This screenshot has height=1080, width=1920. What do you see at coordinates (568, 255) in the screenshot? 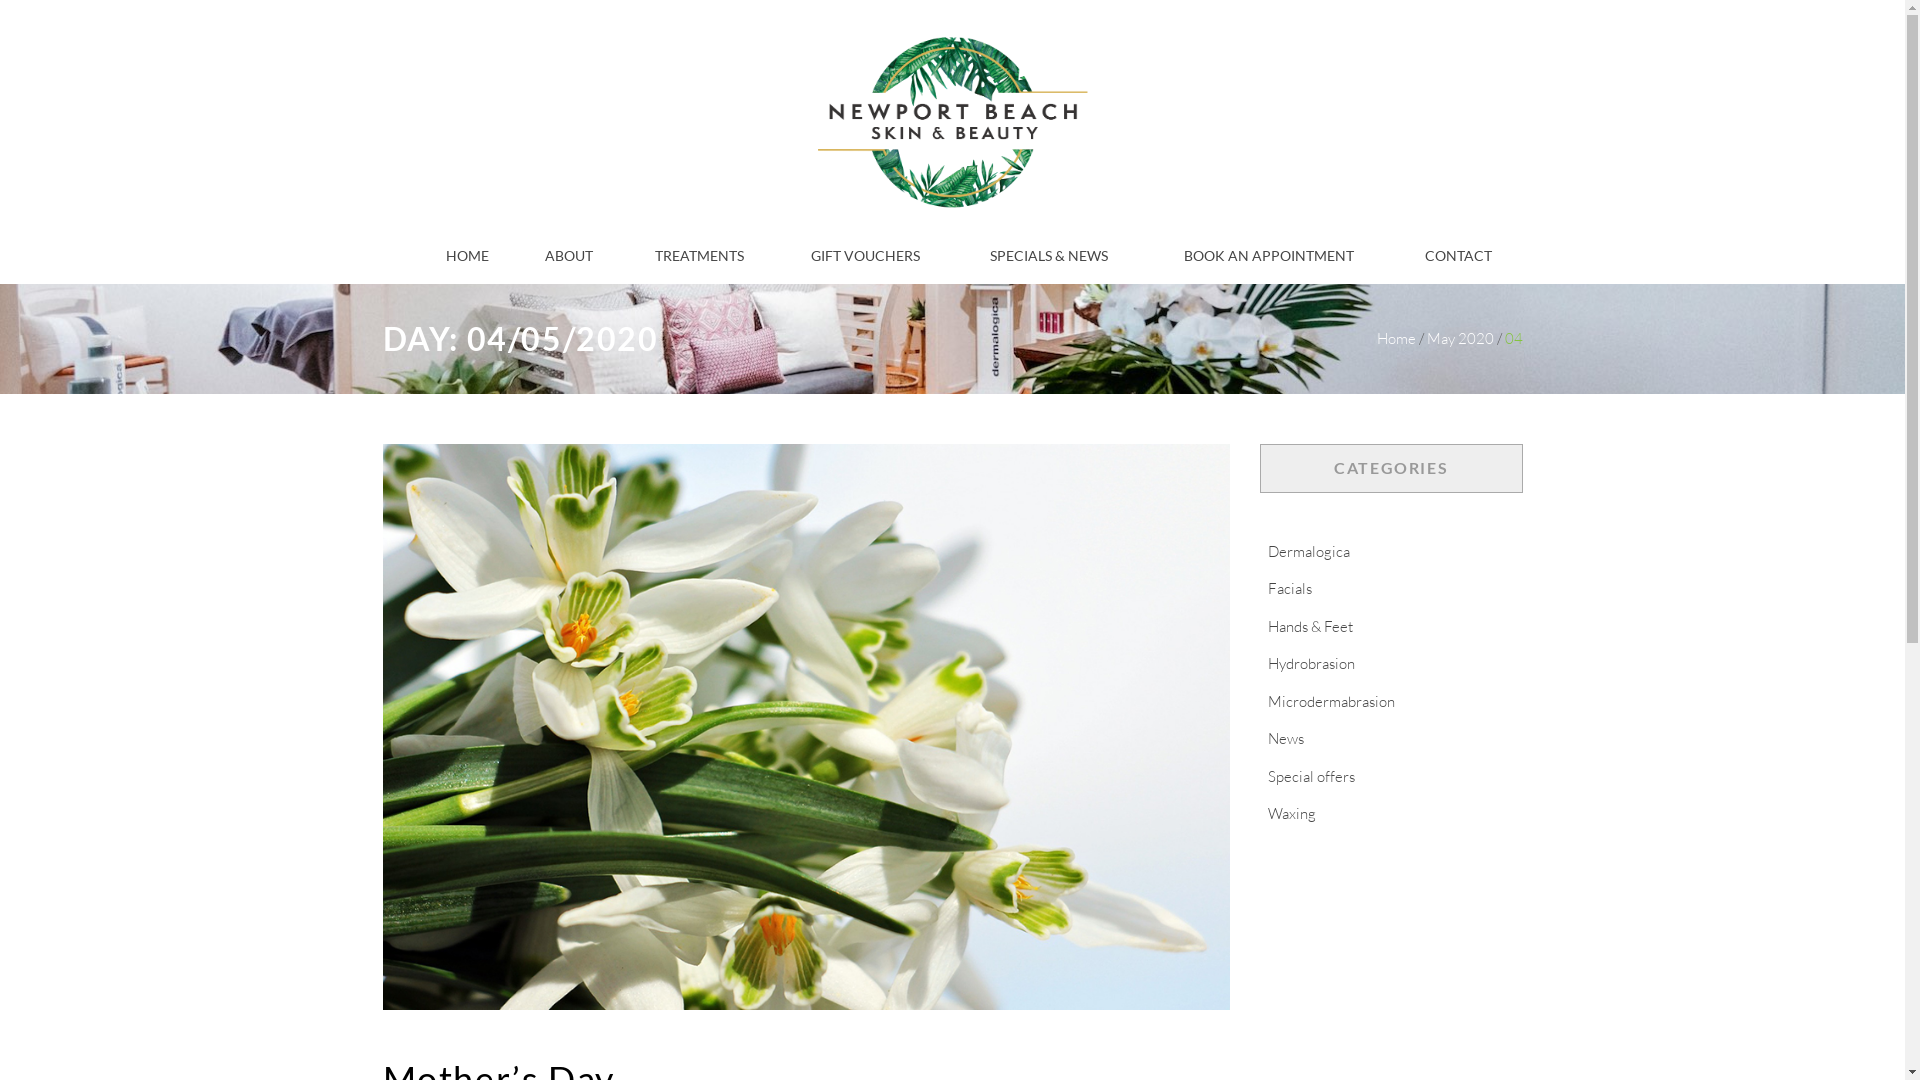
I see `'ABOUT'` at bounding box center [568, 255].